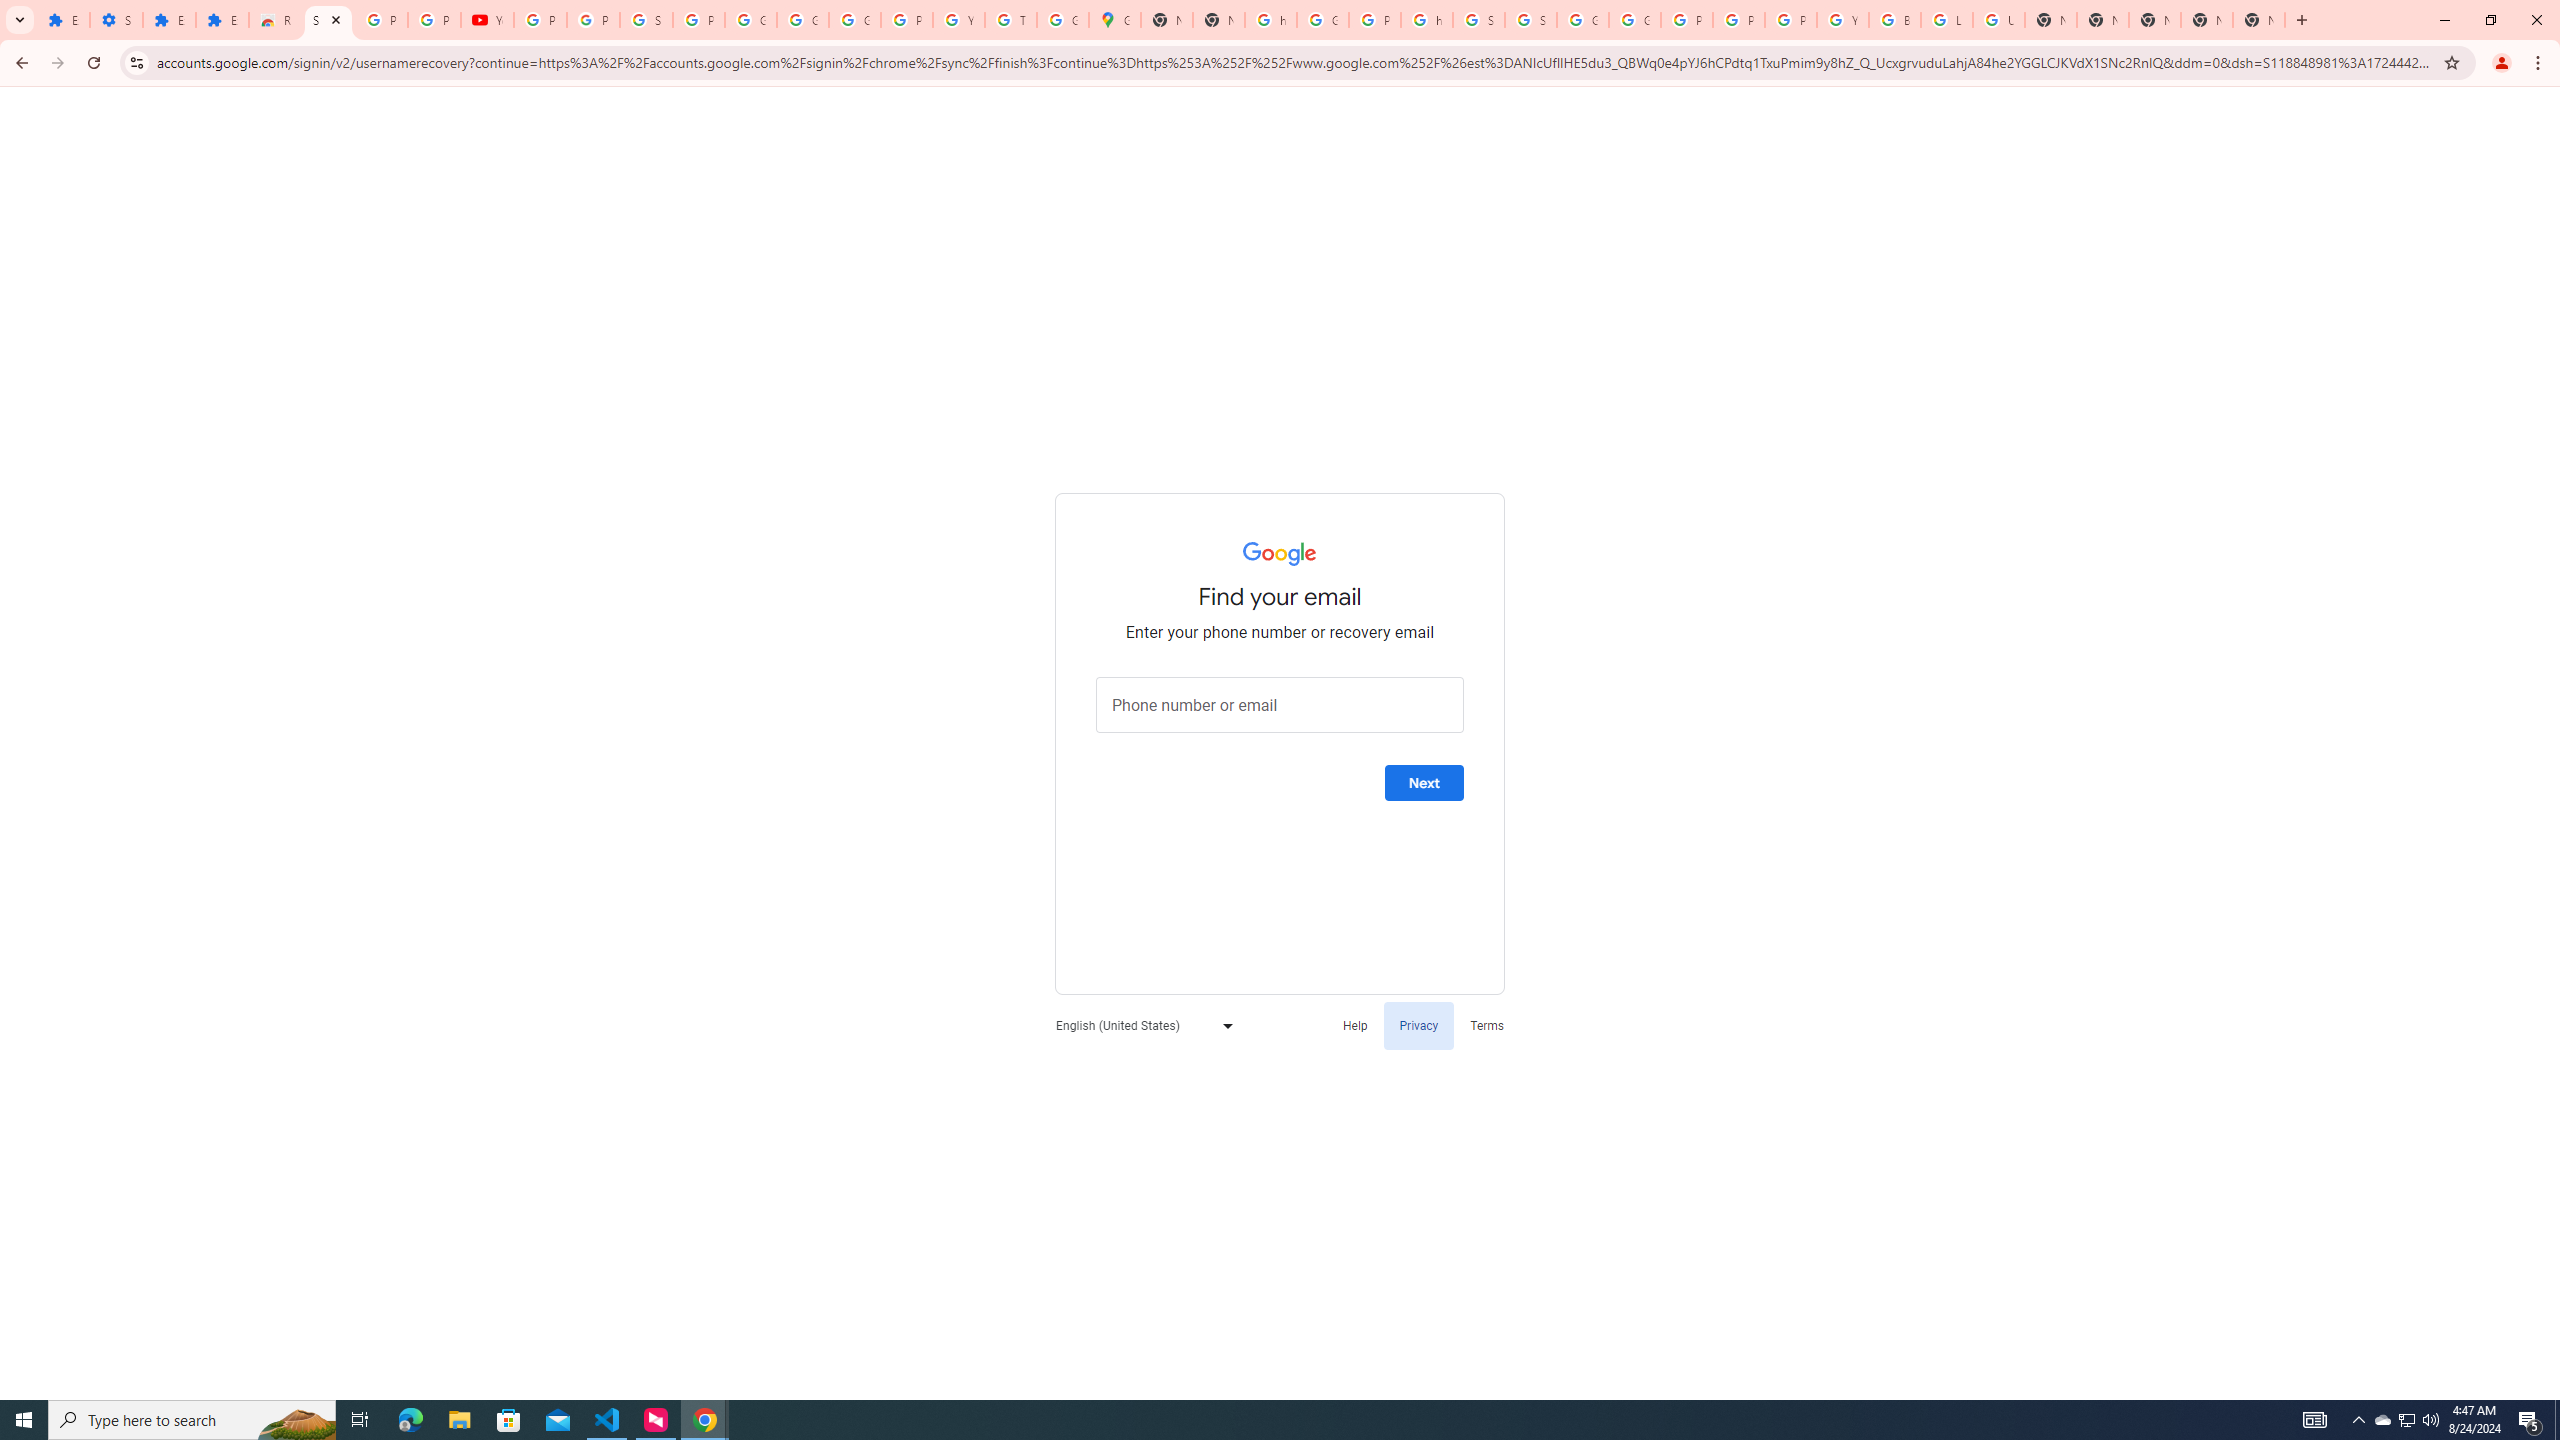 The height and width of the screenshot is (1440, 2560). I want to click on 'Next', so click(1423, 782).